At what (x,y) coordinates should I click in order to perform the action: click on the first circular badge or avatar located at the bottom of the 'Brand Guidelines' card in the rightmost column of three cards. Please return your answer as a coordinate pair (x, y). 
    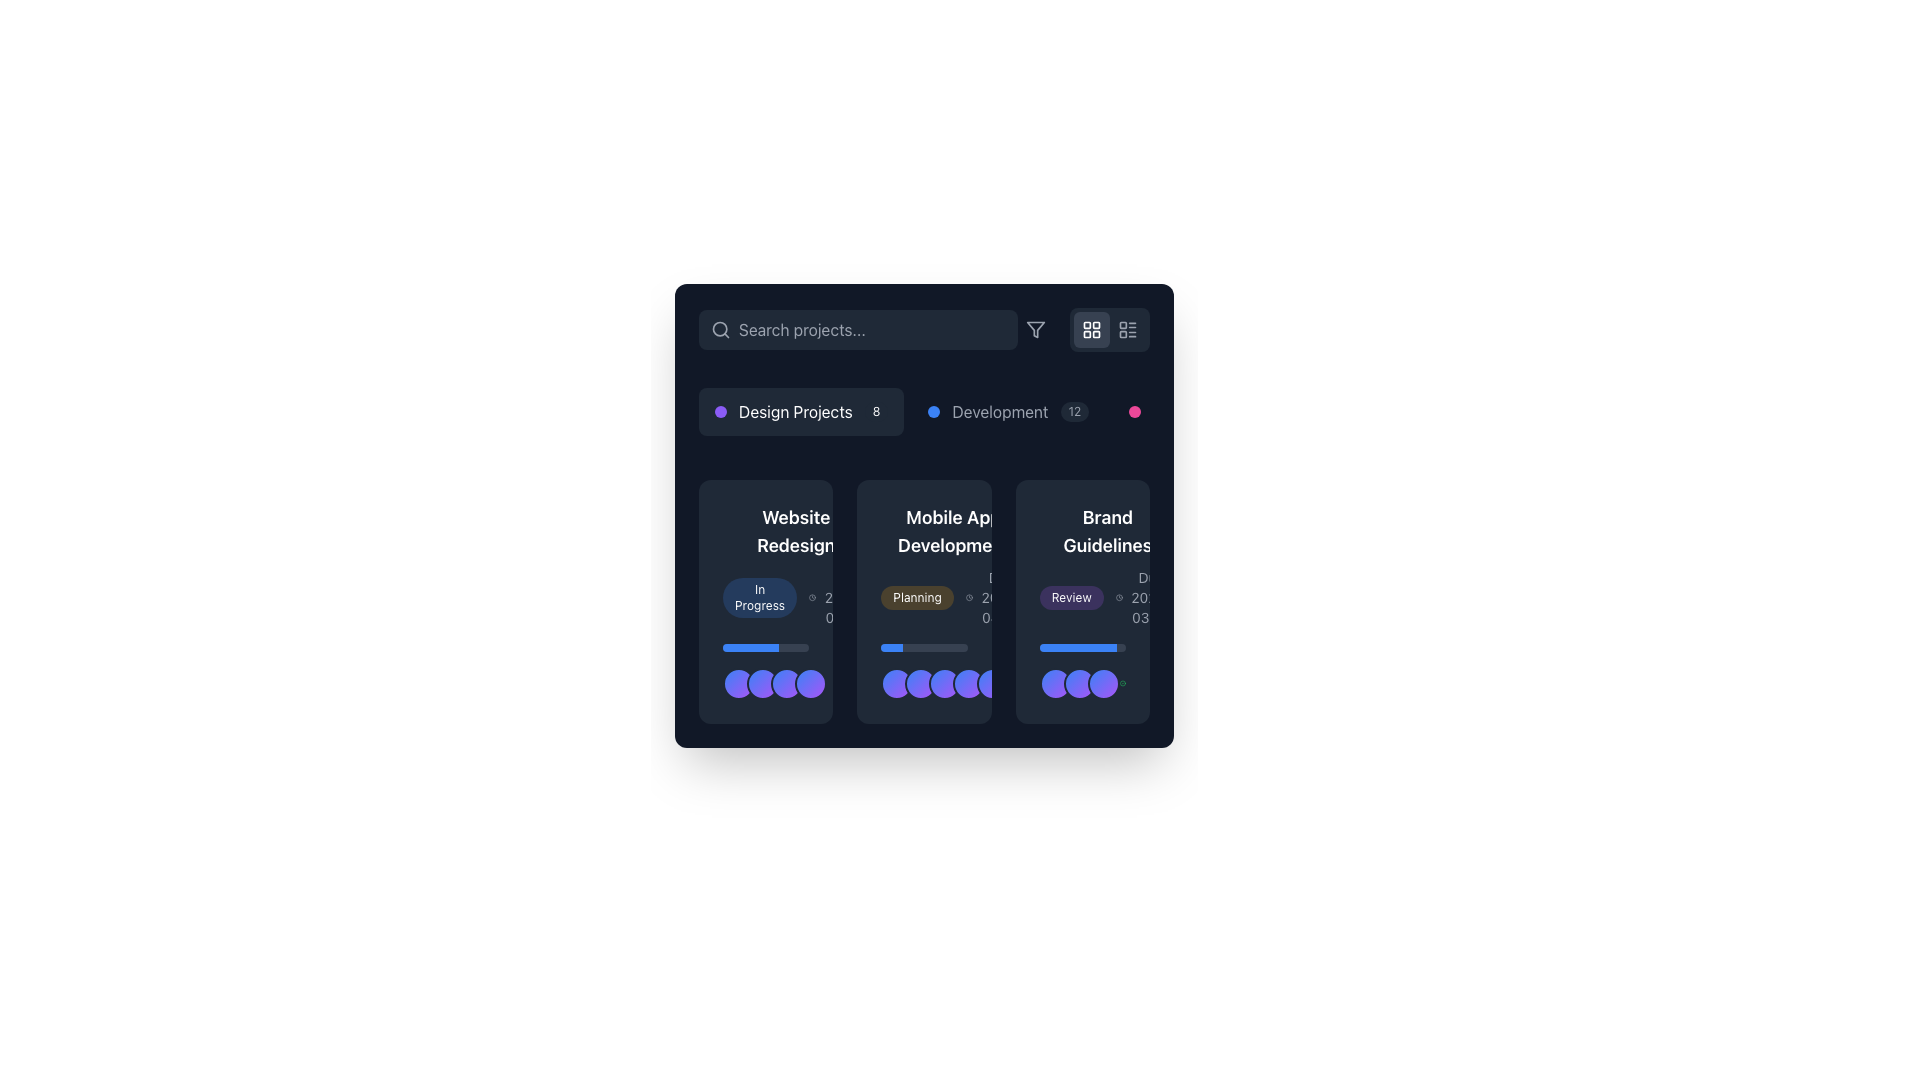
    Looking at the image, I should click on (1054, 682).